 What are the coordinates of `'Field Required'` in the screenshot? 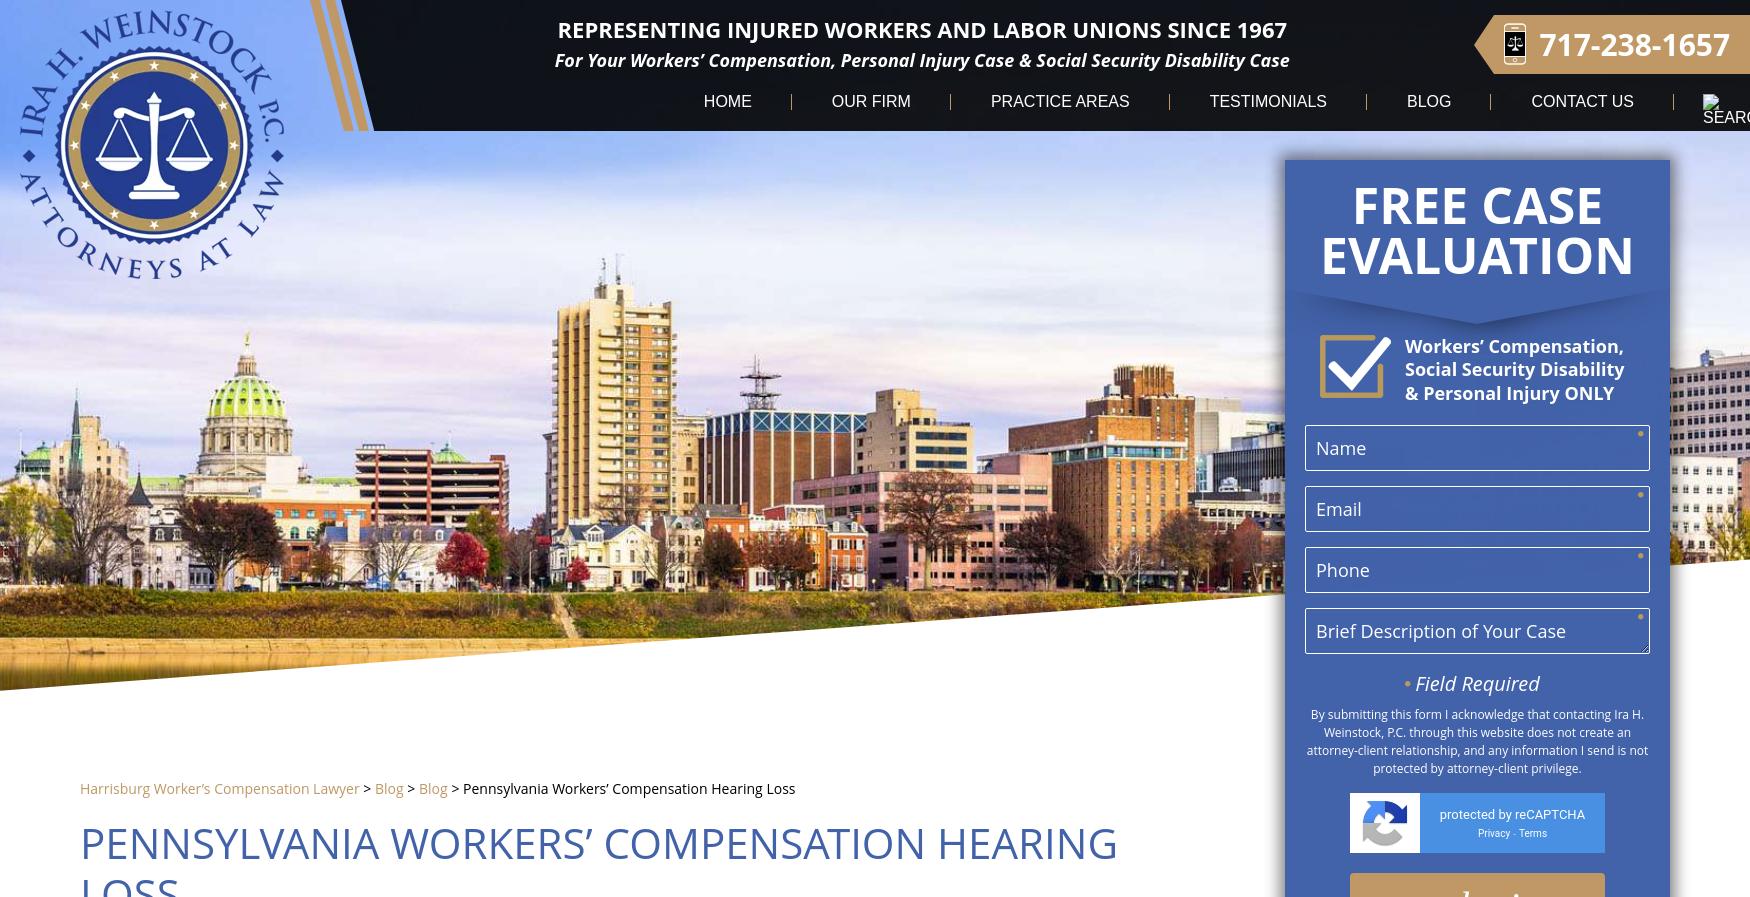 It's located at (1477, 683).